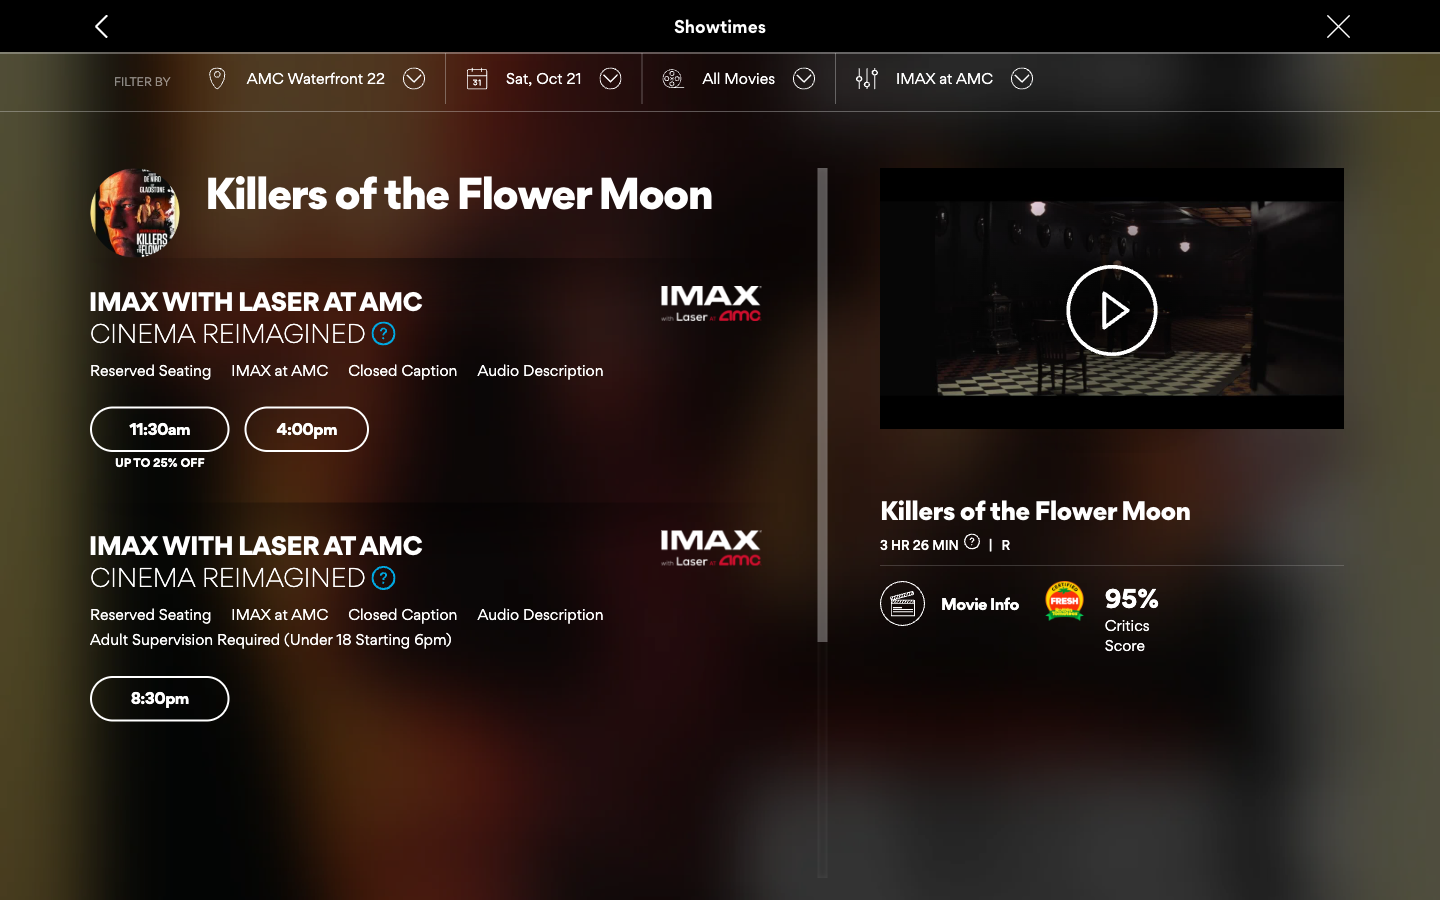 The height and width of the screenshot is (900, 1440). Describe the element at coordinates (949, 597) in the screenshot. I see `View movie details then go back` at that location.